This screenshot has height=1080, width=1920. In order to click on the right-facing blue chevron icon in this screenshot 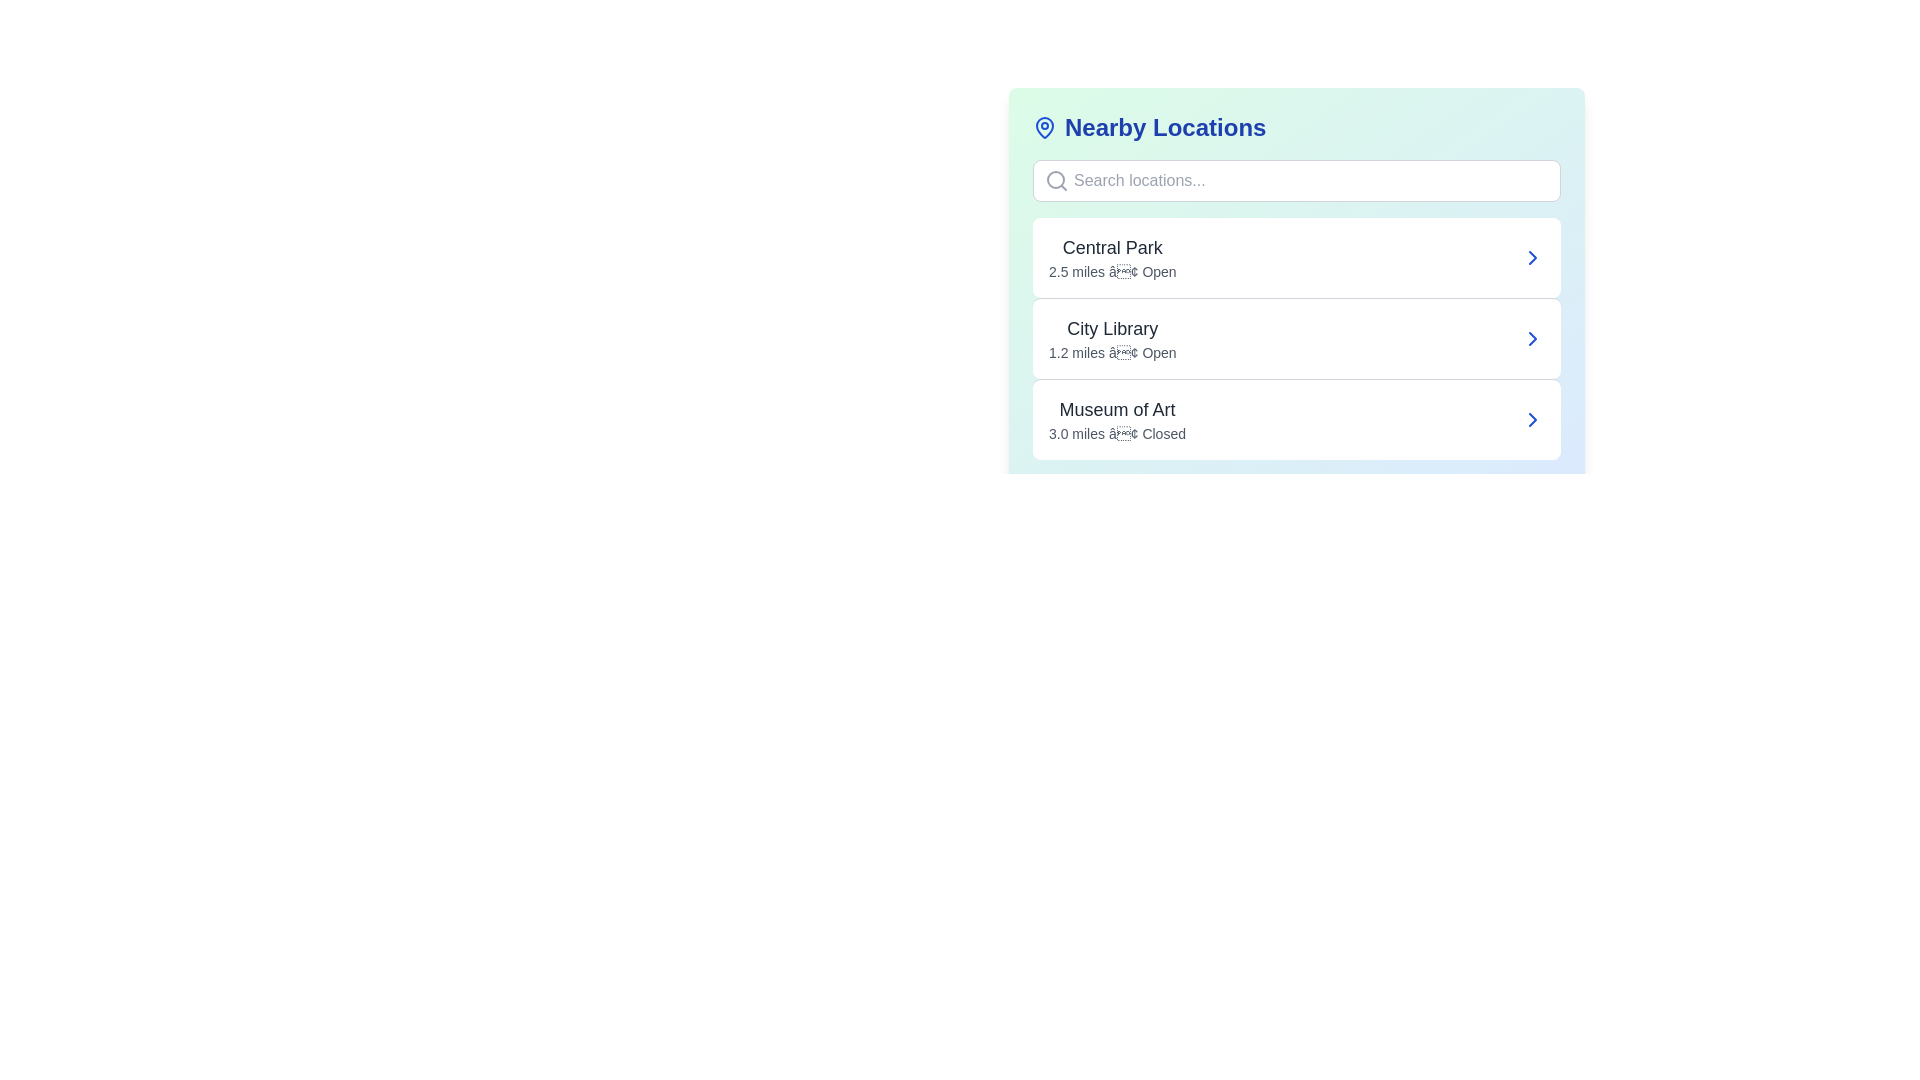, I will do `click(1531, 419)`.